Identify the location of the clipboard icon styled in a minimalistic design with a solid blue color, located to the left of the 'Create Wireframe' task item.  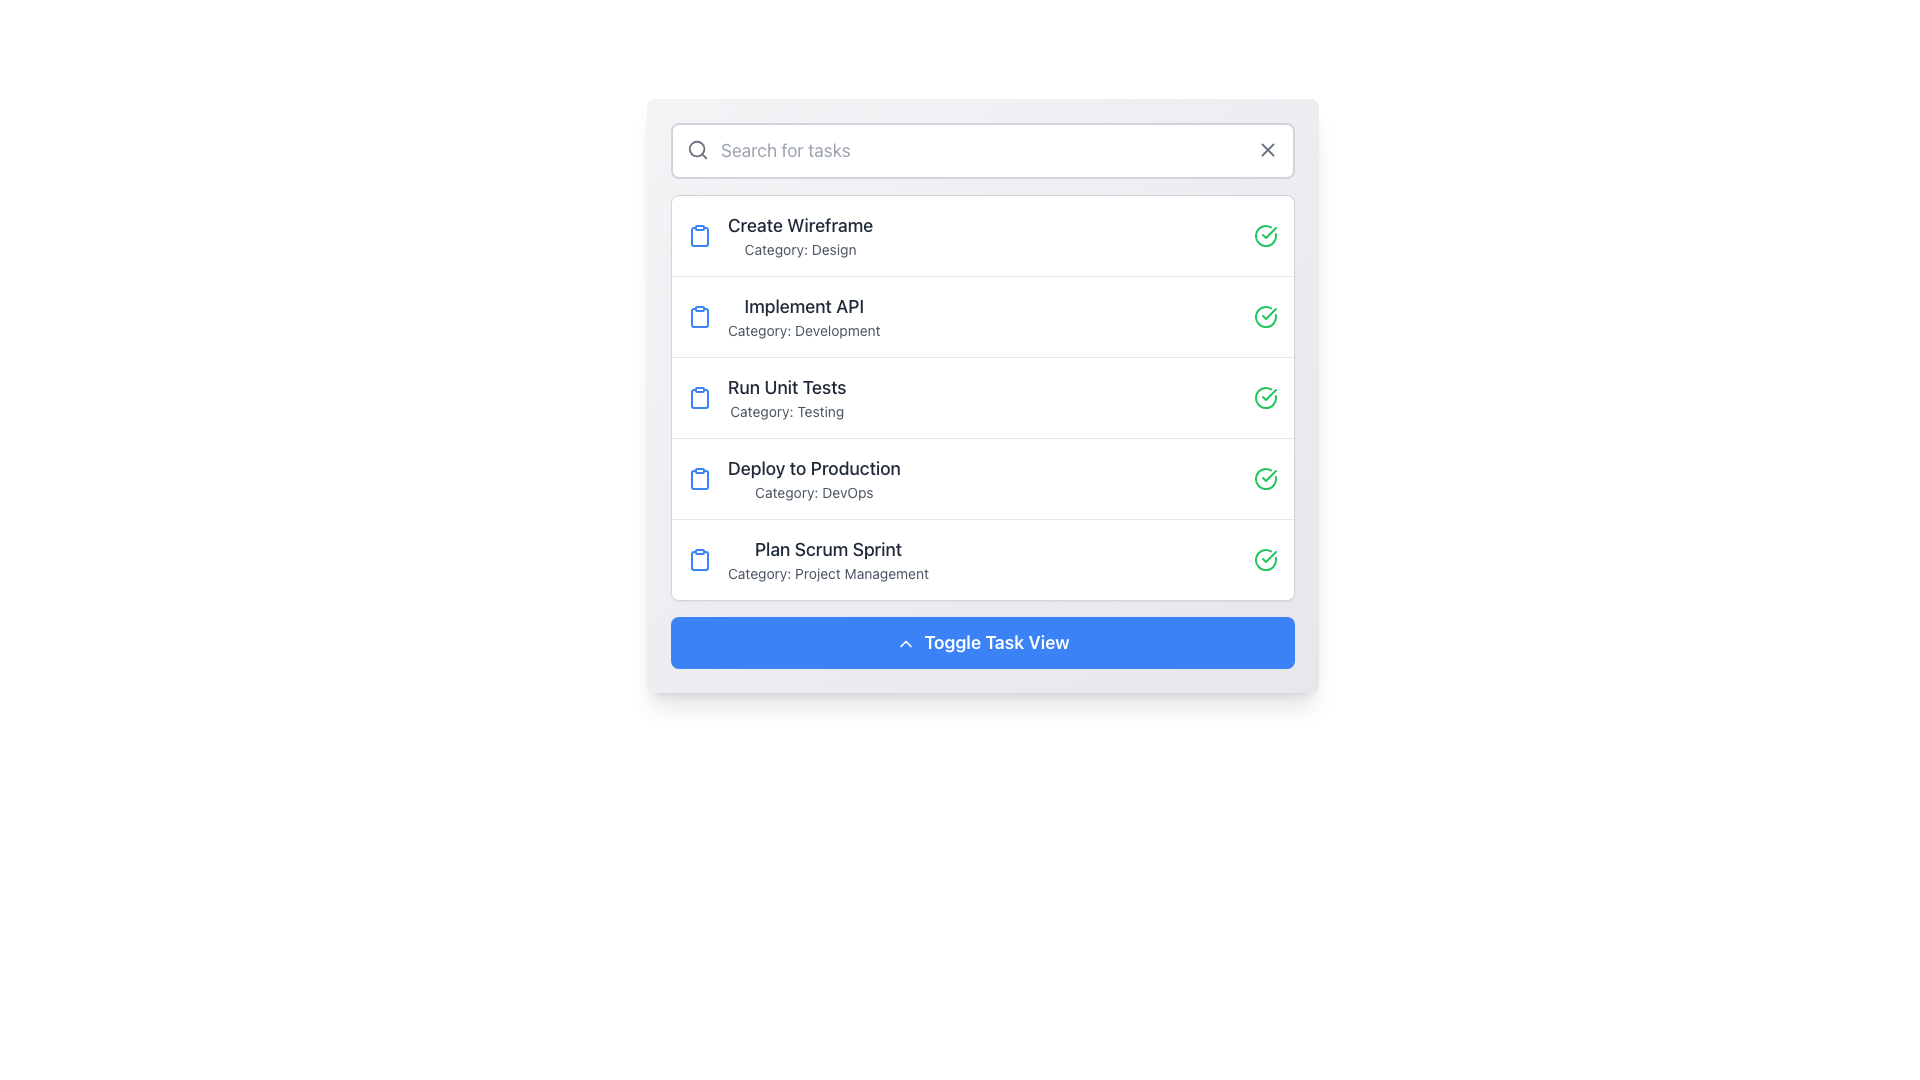
(700, 235).